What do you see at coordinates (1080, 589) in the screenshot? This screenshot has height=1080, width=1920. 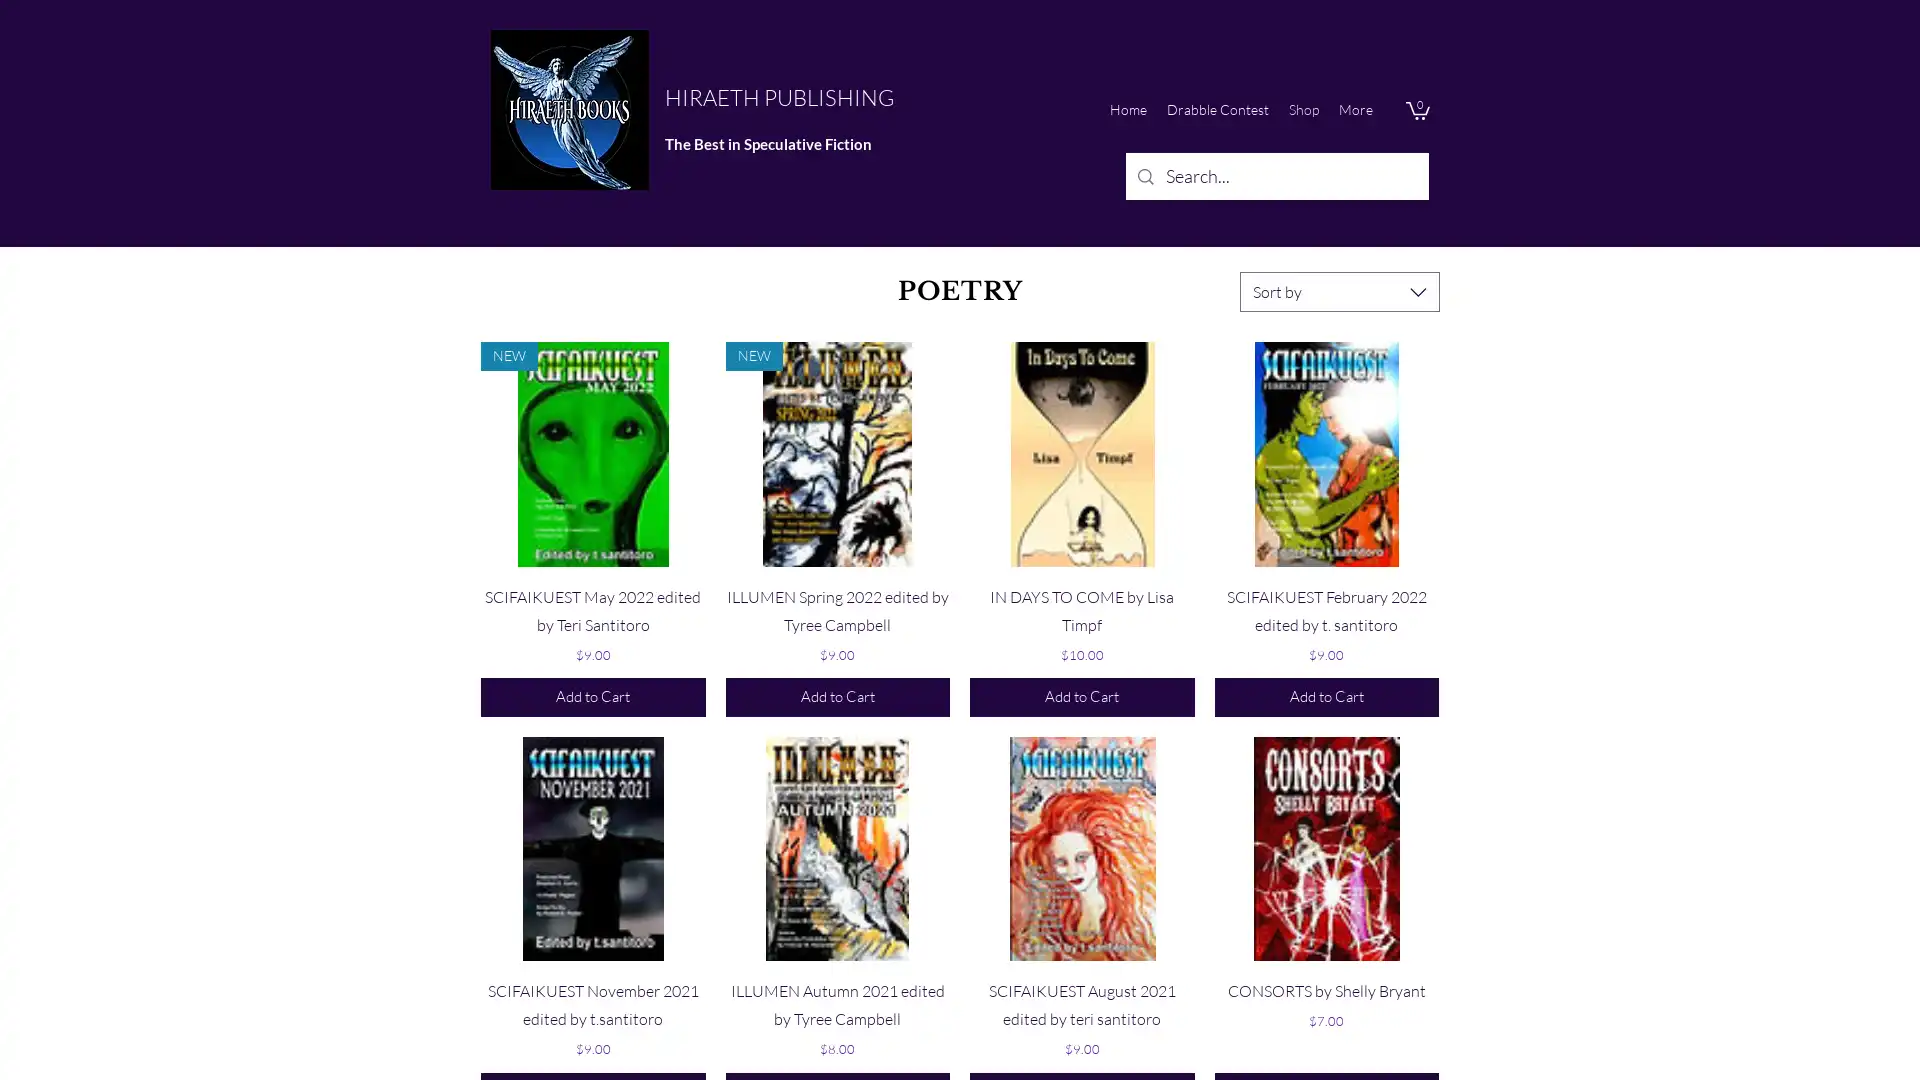 I see `Quick View` at bounding box center [1080, 589].